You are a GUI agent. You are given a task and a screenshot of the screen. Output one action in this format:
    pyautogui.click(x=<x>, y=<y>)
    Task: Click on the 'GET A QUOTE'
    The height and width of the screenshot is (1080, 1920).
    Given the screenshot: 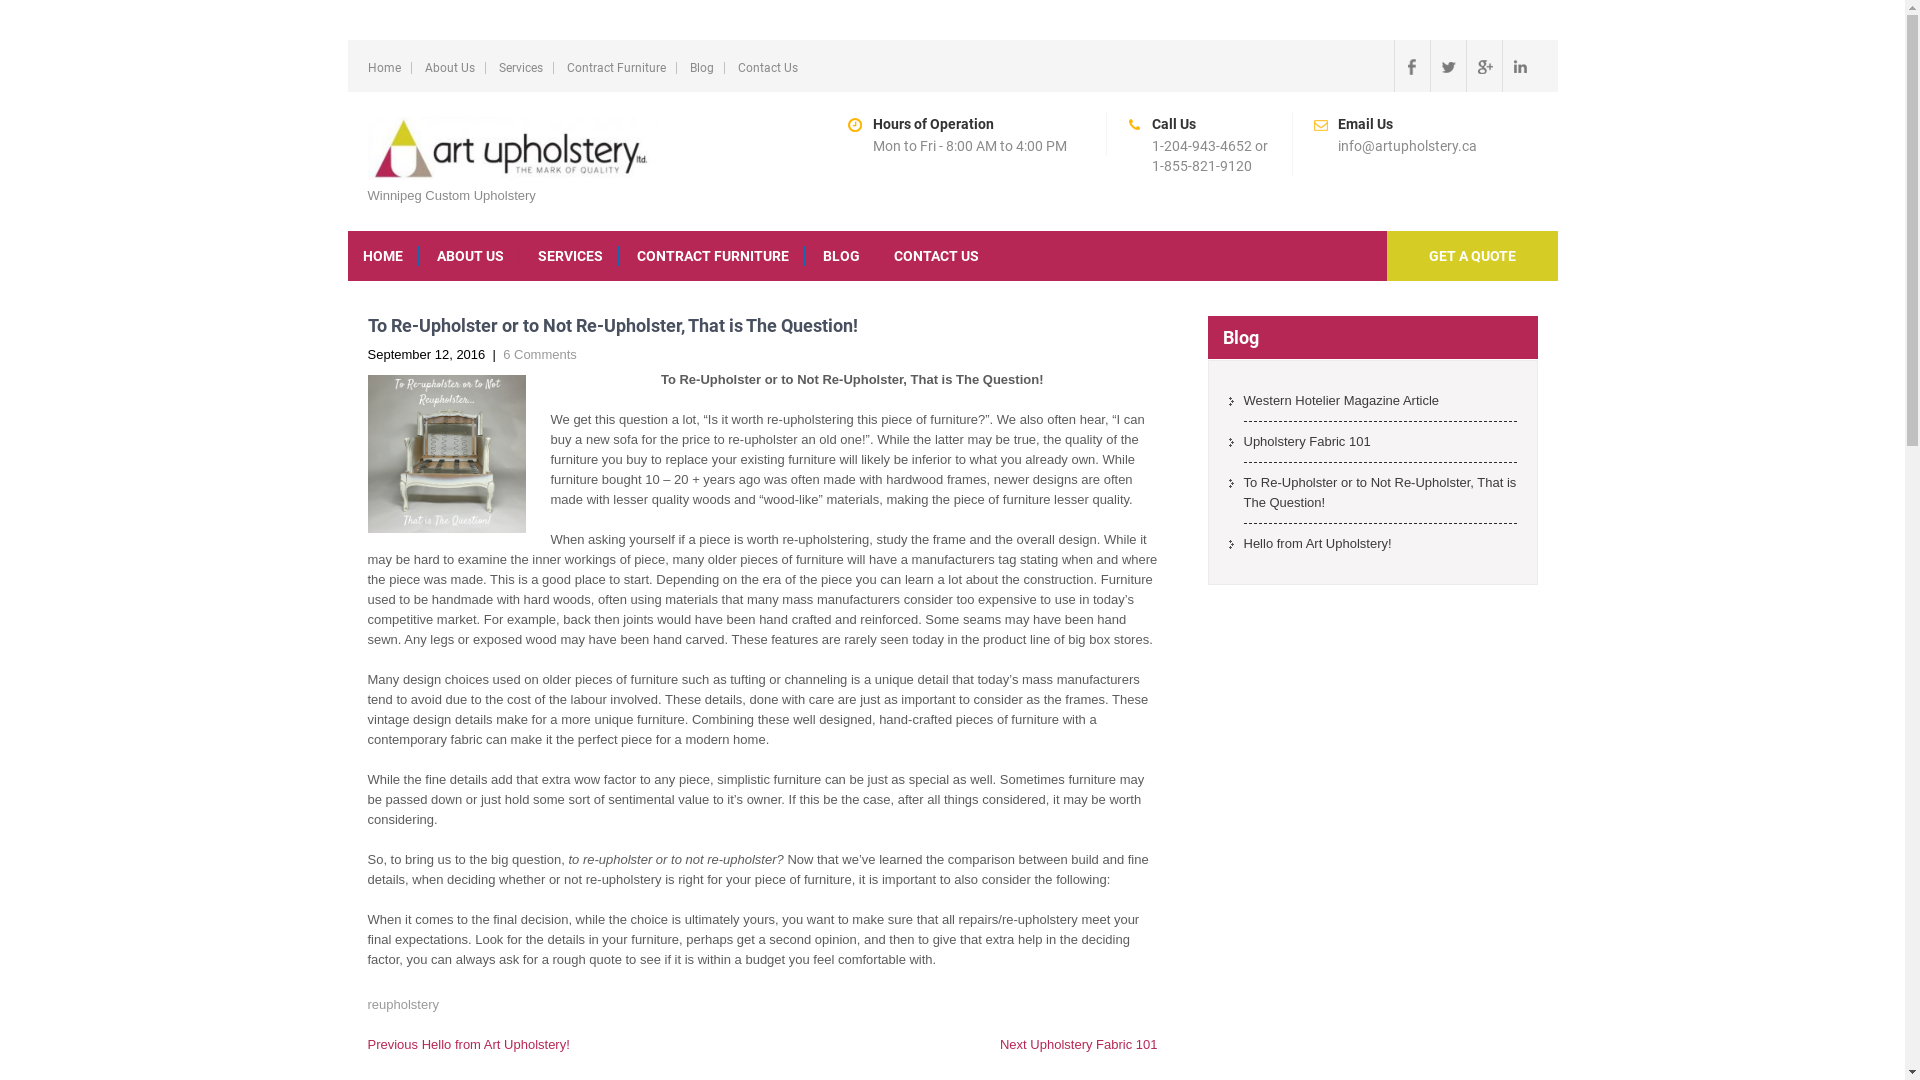 What is the action you would take?
    pyautogui.click(x=1471, y=254)
    